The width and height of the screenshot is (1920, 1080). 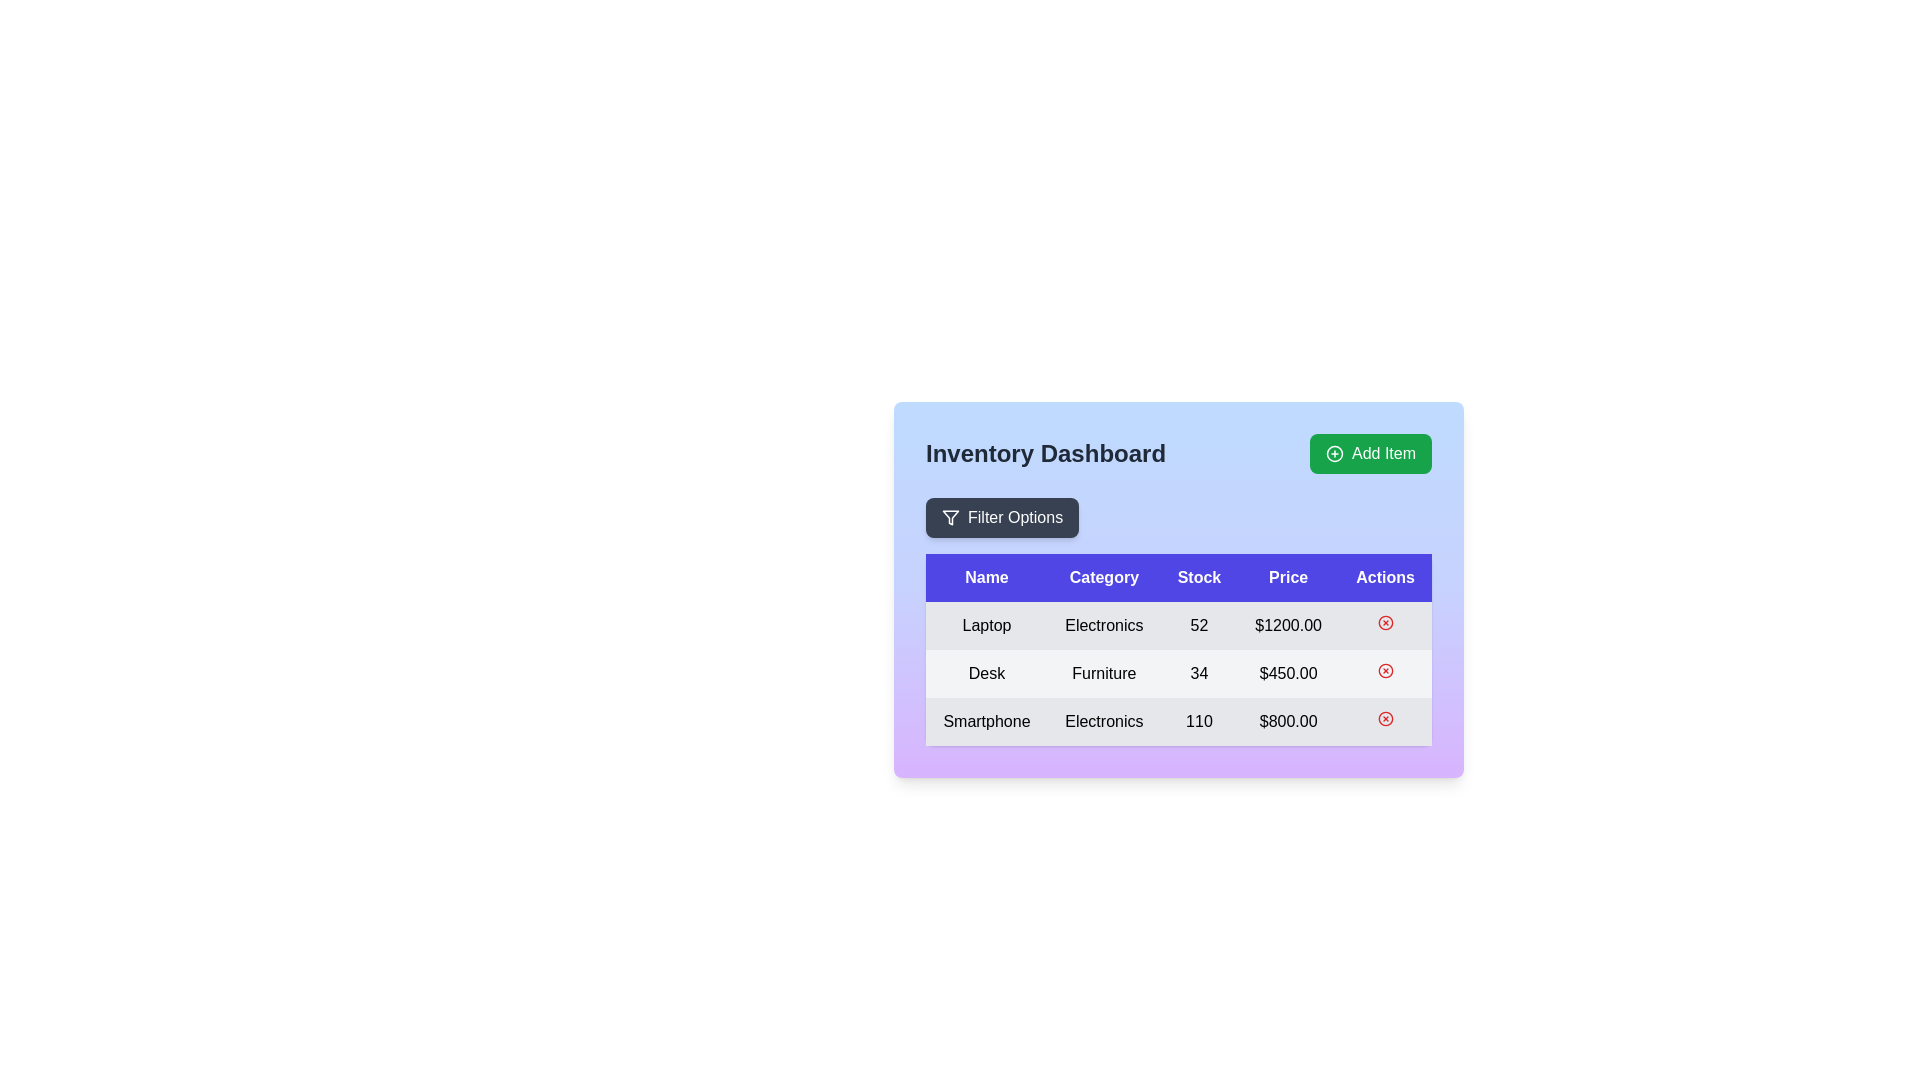 I want to click on the third row in the Inventory Dashboard table, which contains the product 'Smartphone' in the Name column, so click(x=1179, y=721).